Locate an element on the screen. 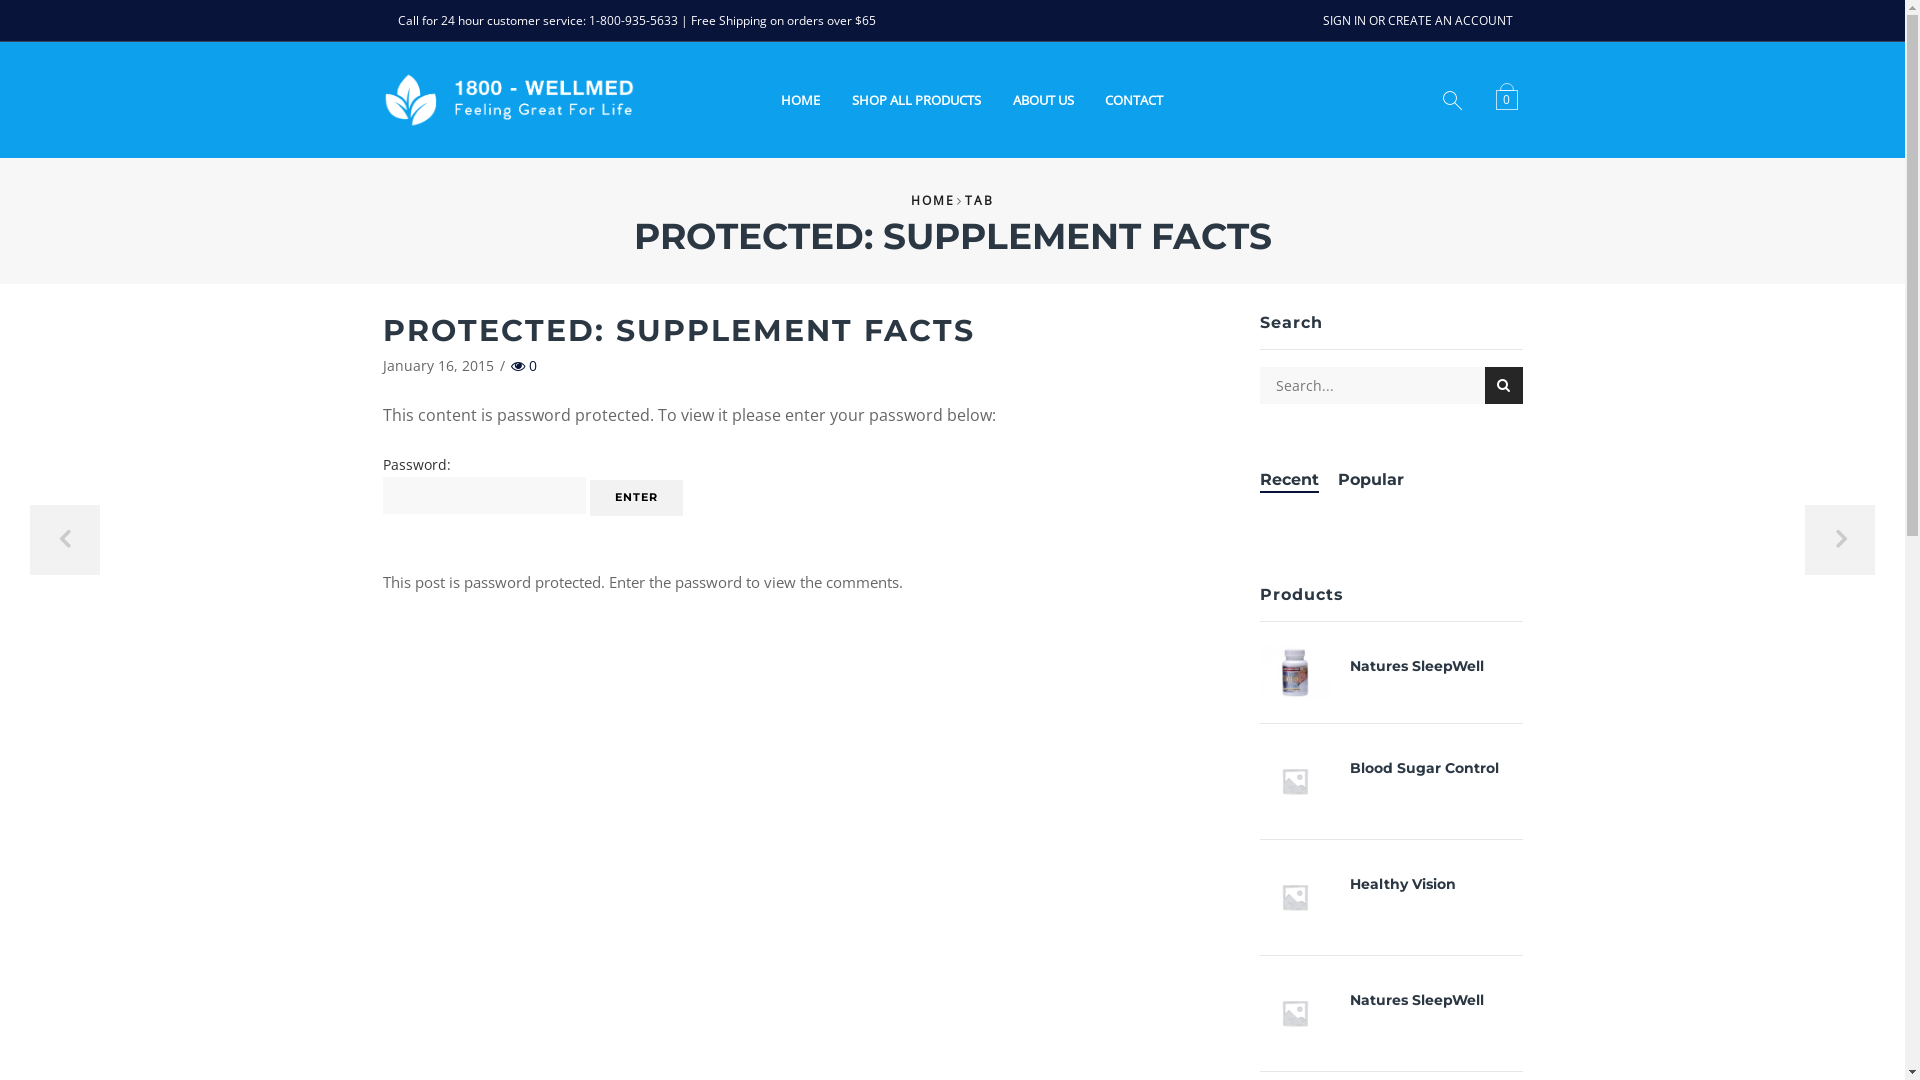  '0' is located at coordinates (1509, 98).